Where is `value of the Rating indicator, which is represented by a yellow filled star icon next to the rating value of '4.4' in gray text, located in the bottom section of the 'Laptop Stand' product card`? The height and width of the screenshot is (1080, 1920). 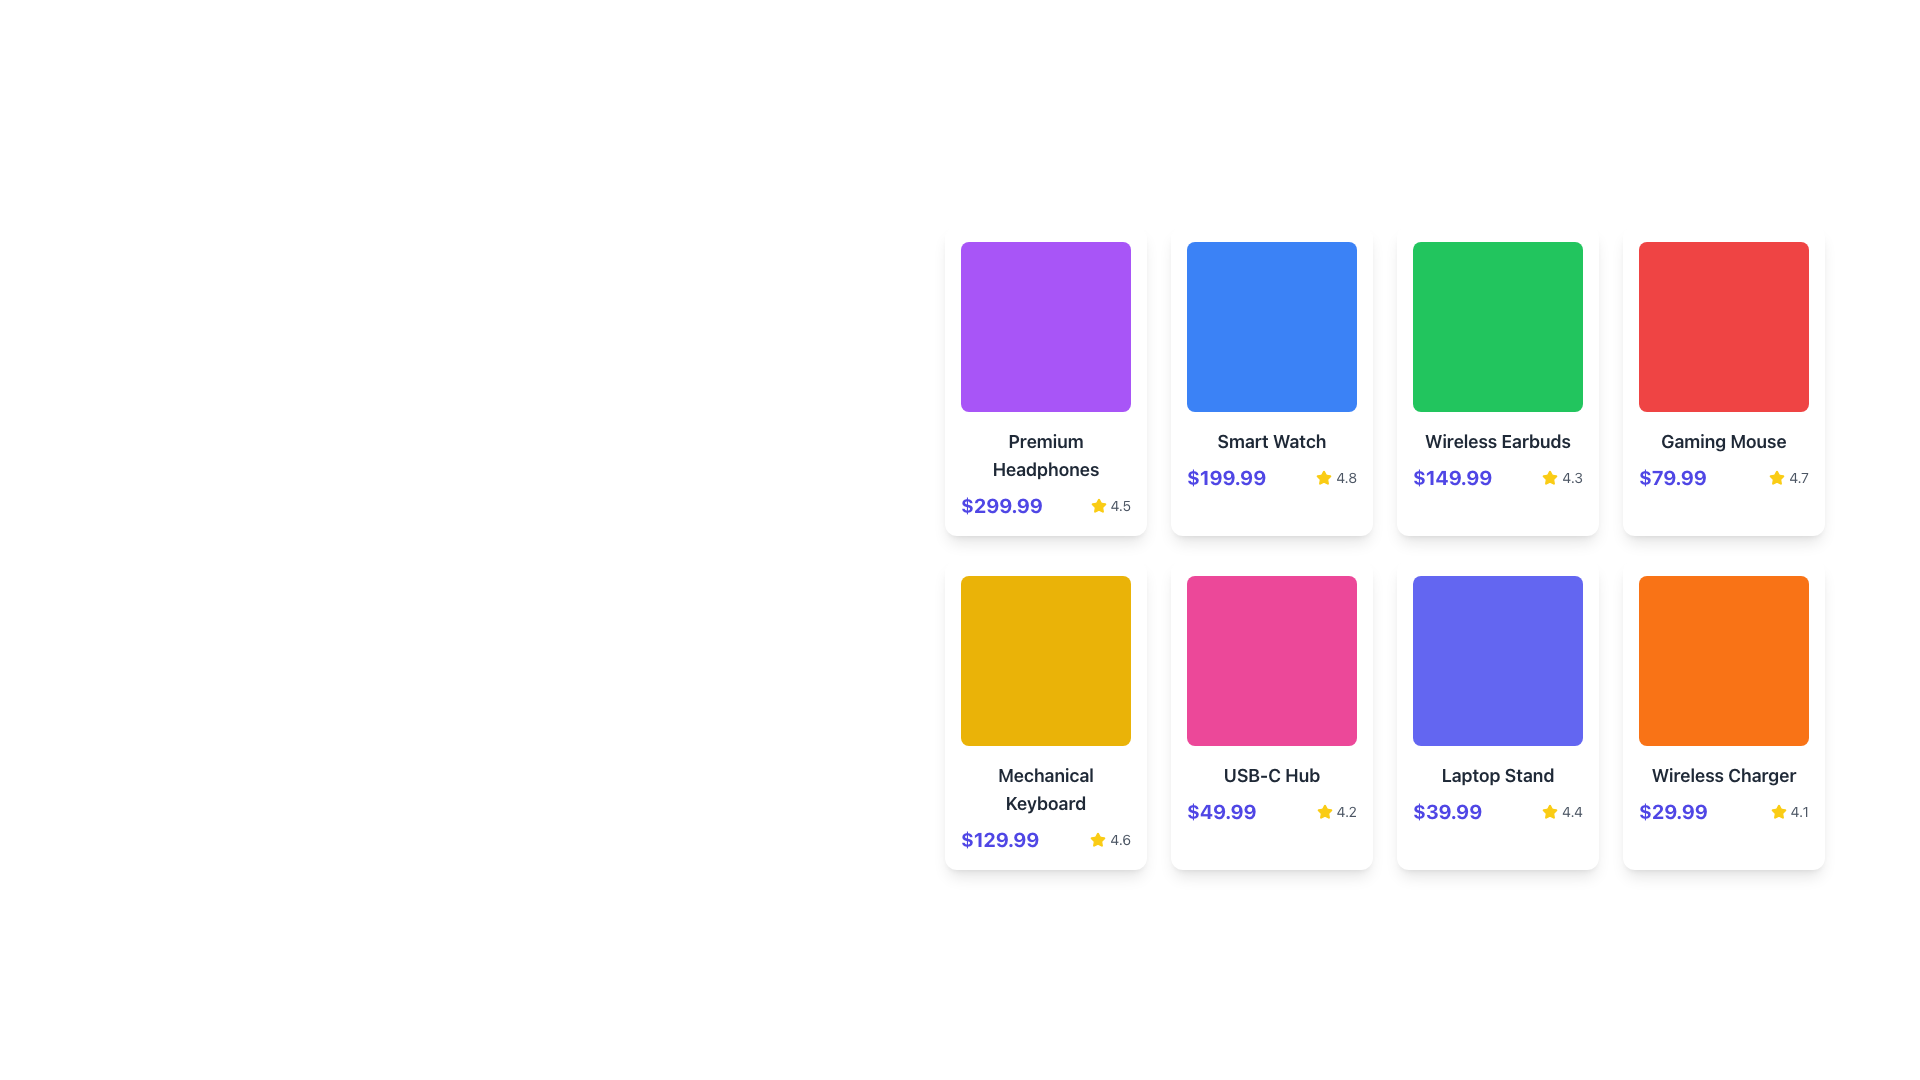
value of the Rating indicator, which is represented by a yellow filled star icon next to the rating value of '4.4' in gray text, located in the bottom section of the 'Laptop Stand' product card is located at coordinates (1561, 812).